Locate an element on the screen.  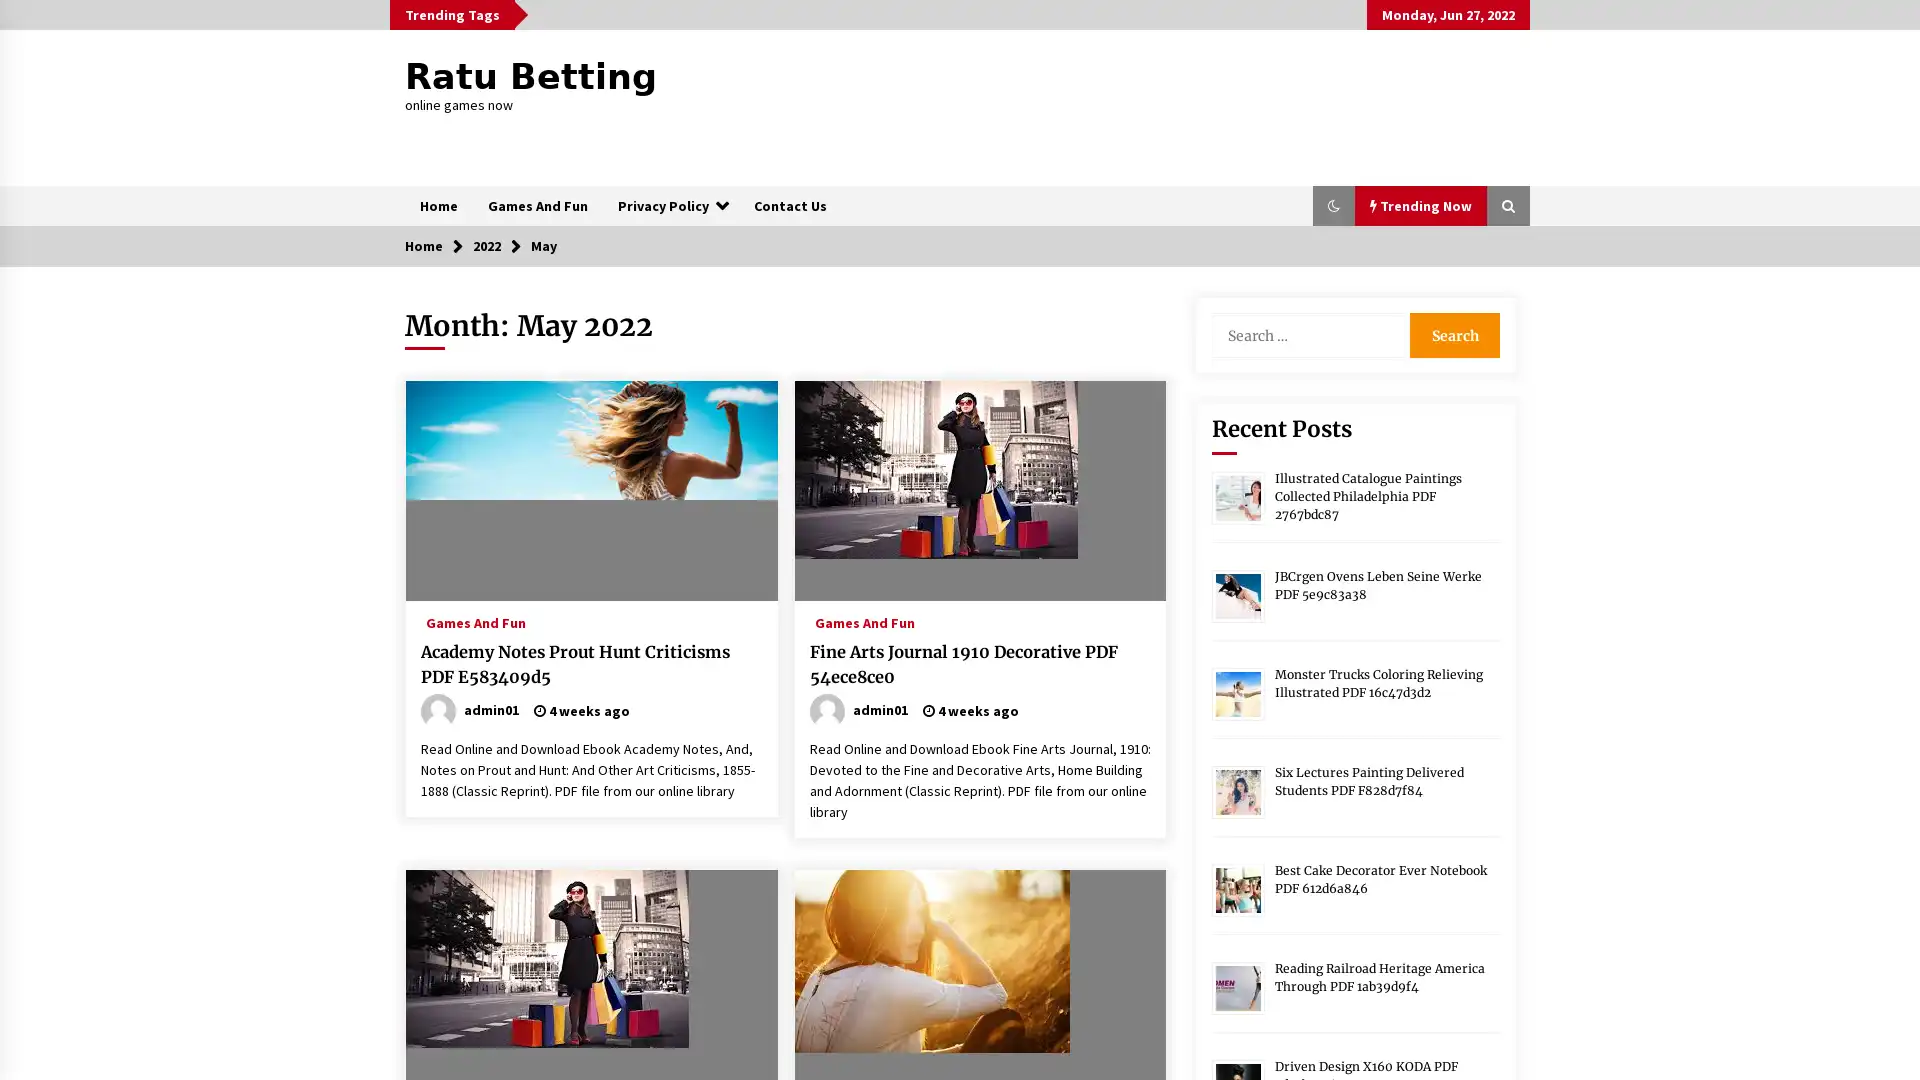
Search is located at coordinates (1454, 334).